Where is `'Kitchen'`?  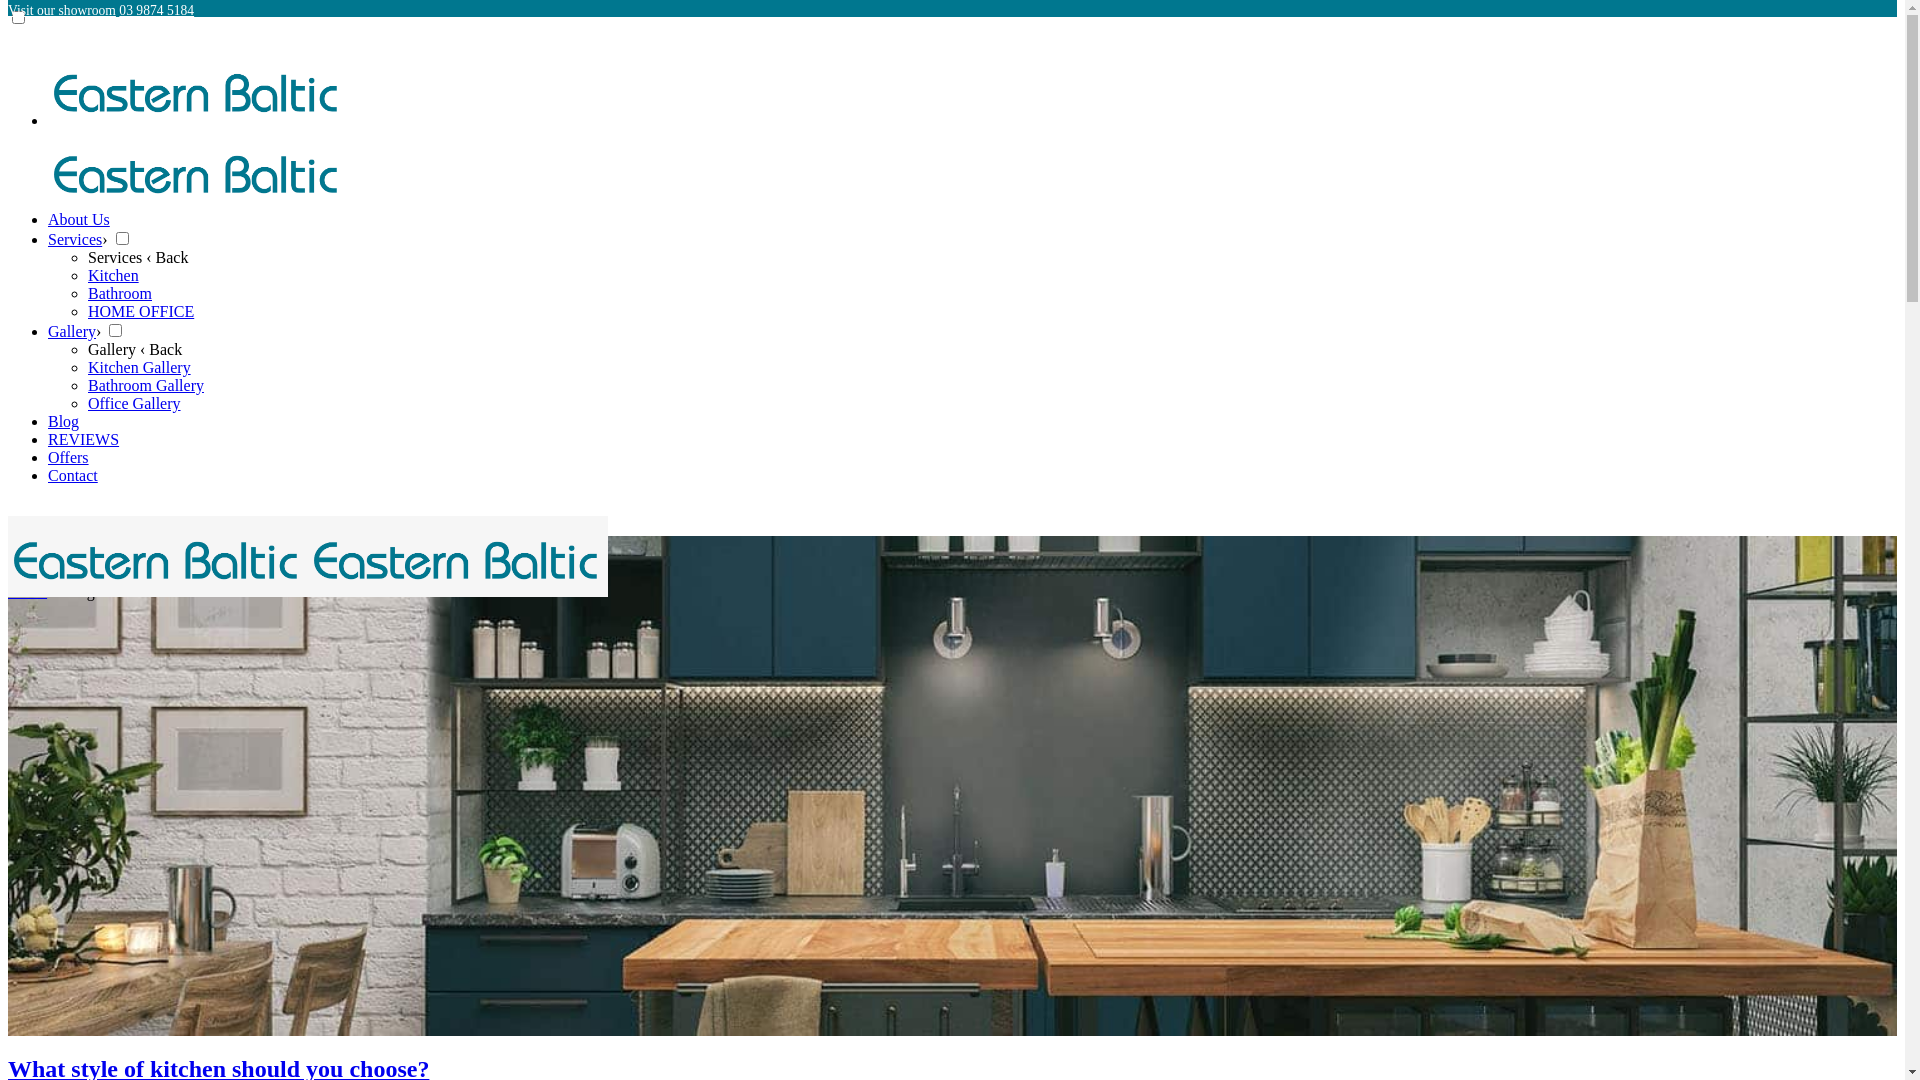
'Kitchen' is located at coordinates (86, 275).